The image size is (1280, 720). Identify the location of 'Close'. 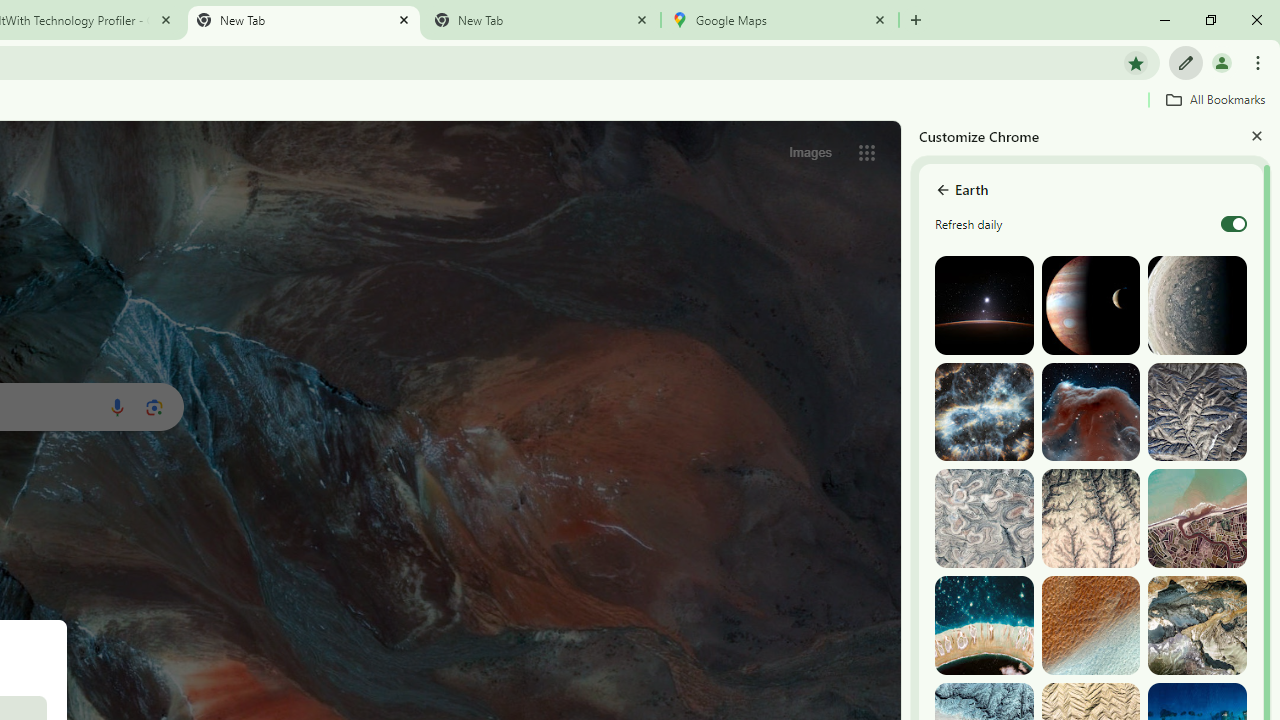
(1255, 135).